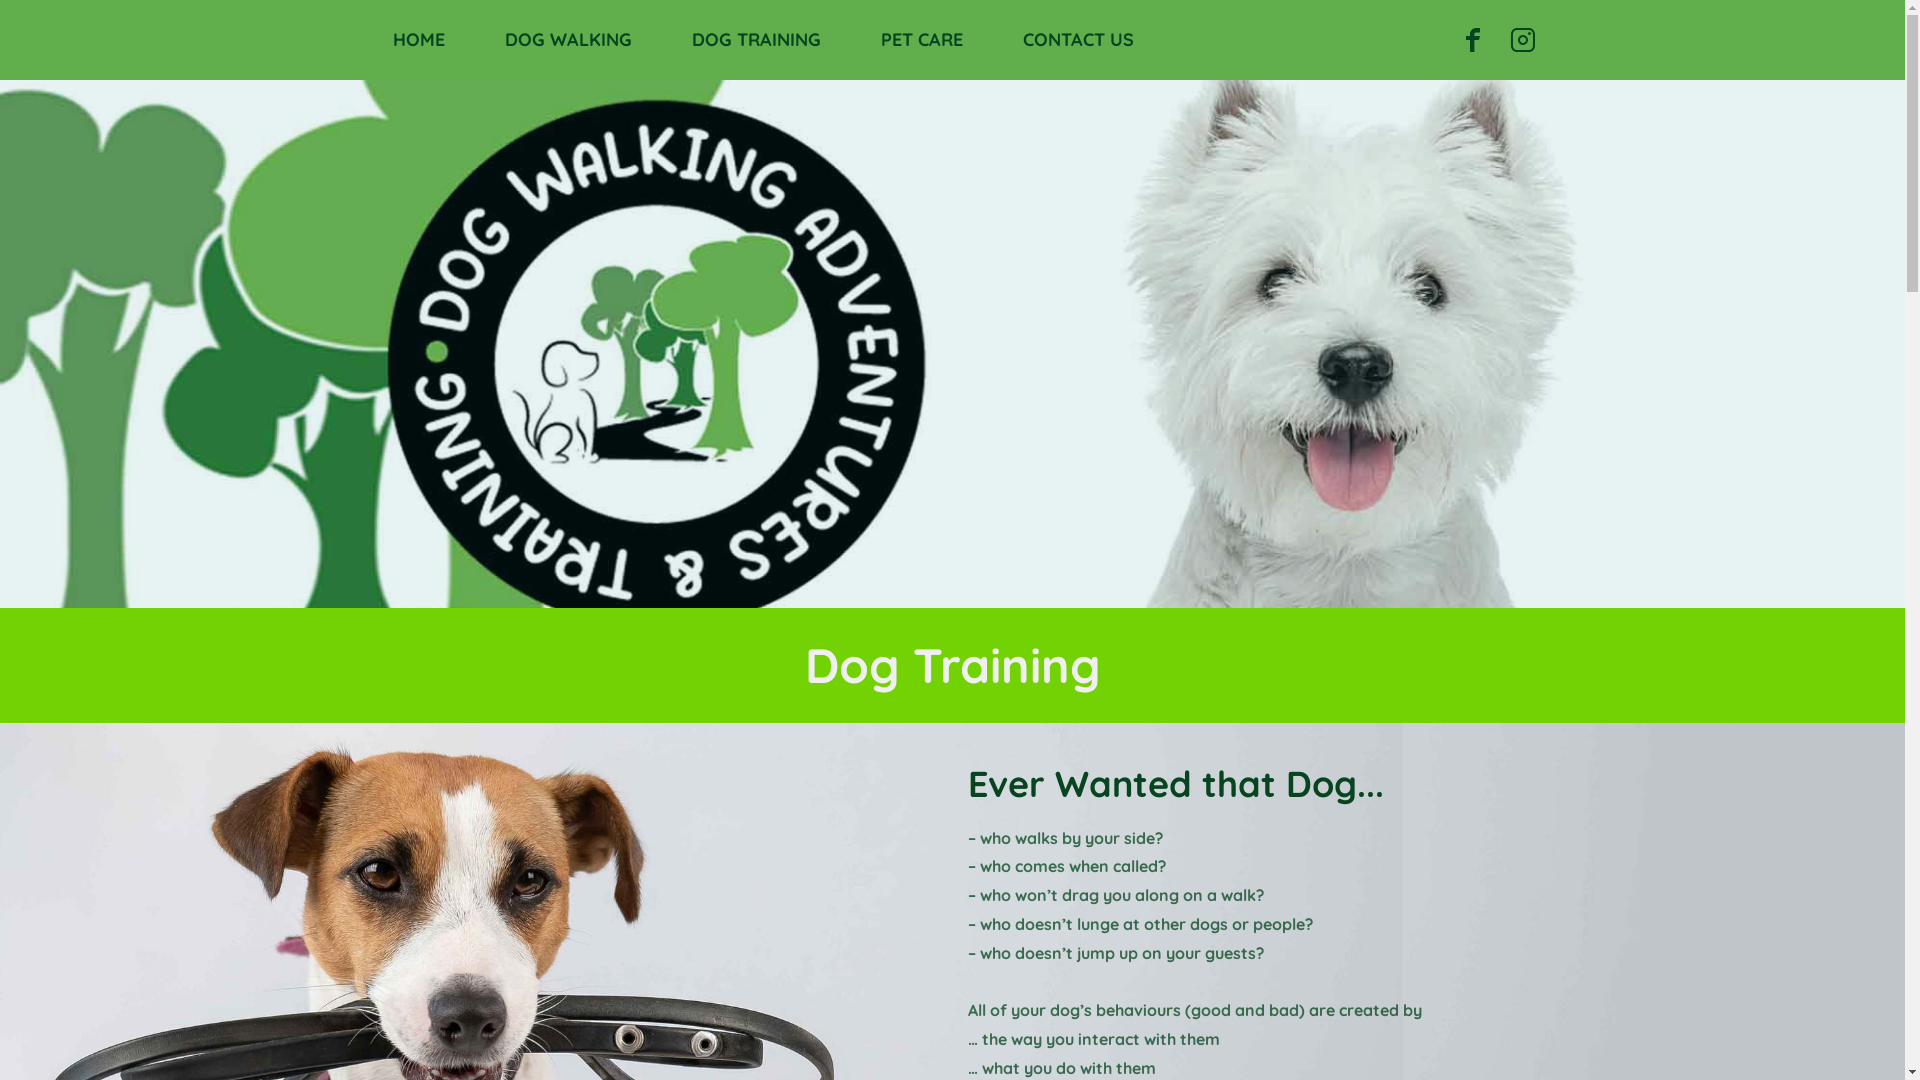 The height and width of the screenshot is (1080, 1920). What do you see at coordinates (754, 39) in the screenshot?
I see `'DOG TRAINING'` at bounding box center [754, 39].